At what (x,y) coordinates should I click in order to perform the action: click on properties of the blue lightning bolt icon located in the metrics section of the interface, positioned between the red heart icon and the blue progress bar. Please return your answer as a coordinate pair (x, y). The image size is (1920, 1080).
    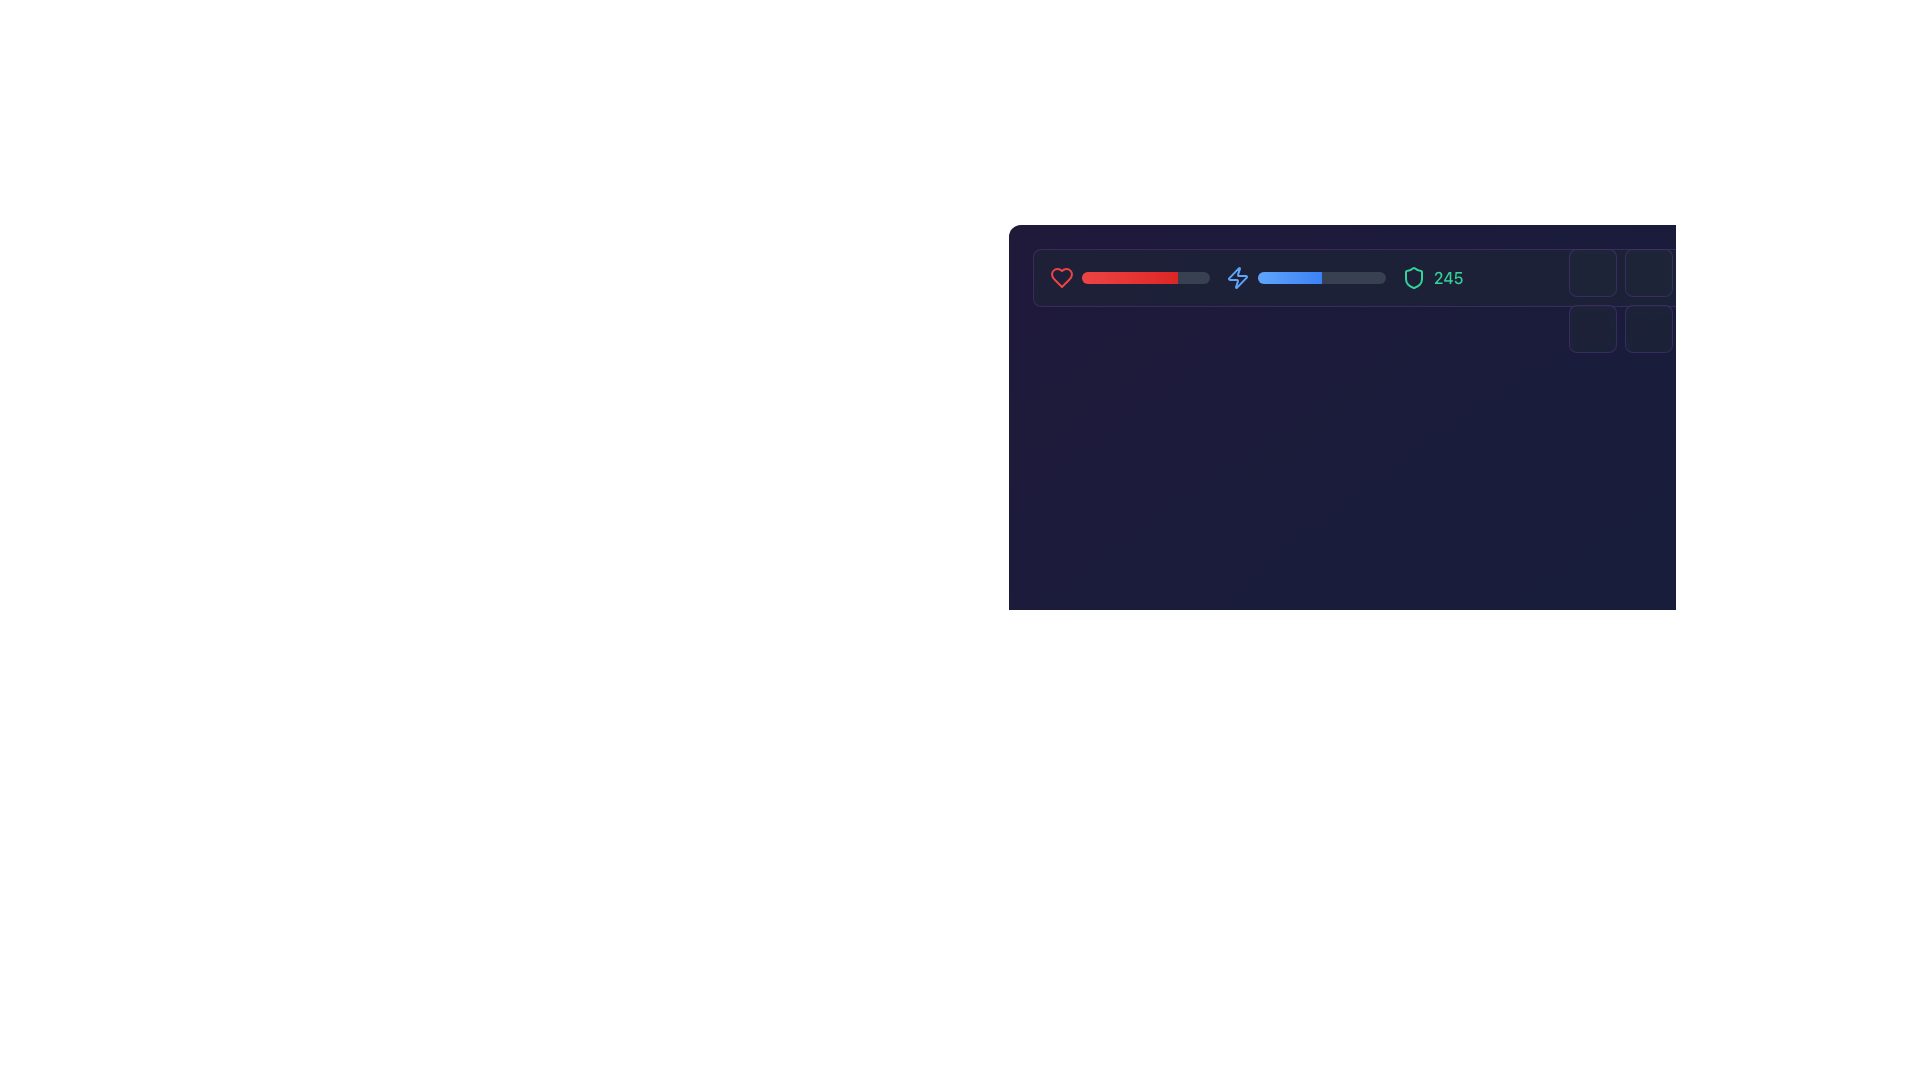
    Looking at the image, I should click on (1237, 277).